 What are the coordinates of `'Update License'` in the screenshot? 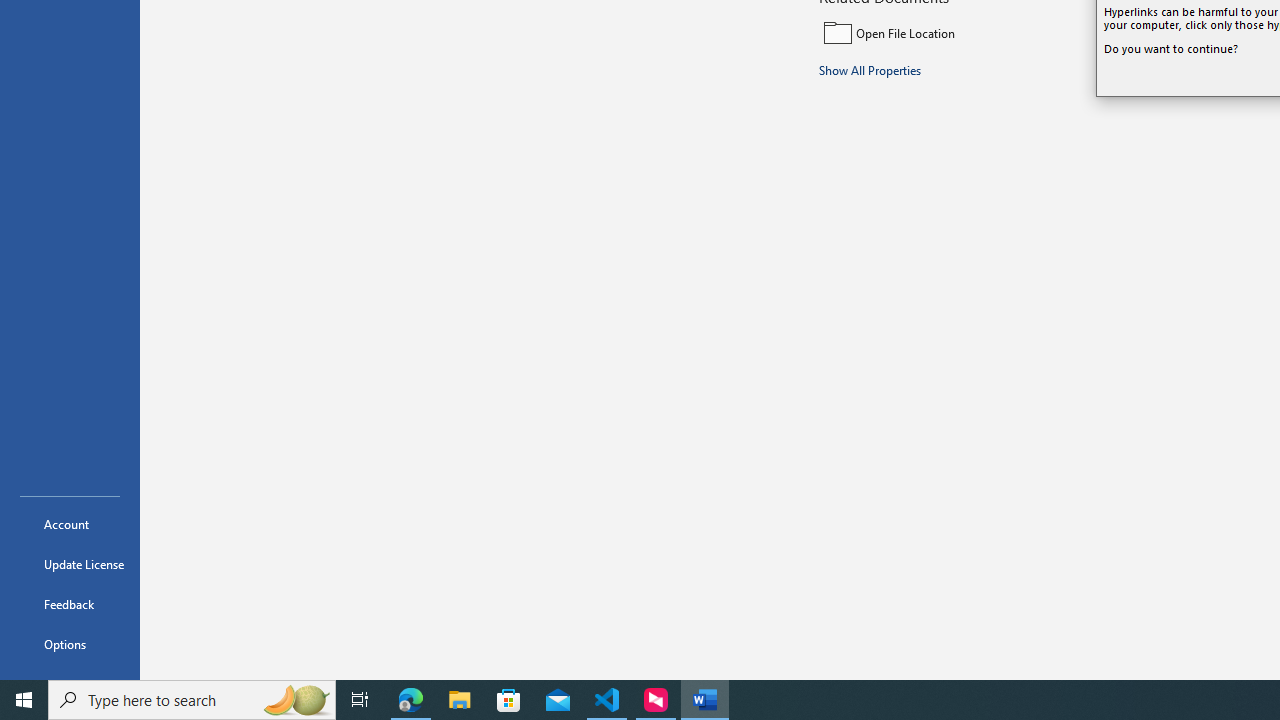 It's located at (69, 564).